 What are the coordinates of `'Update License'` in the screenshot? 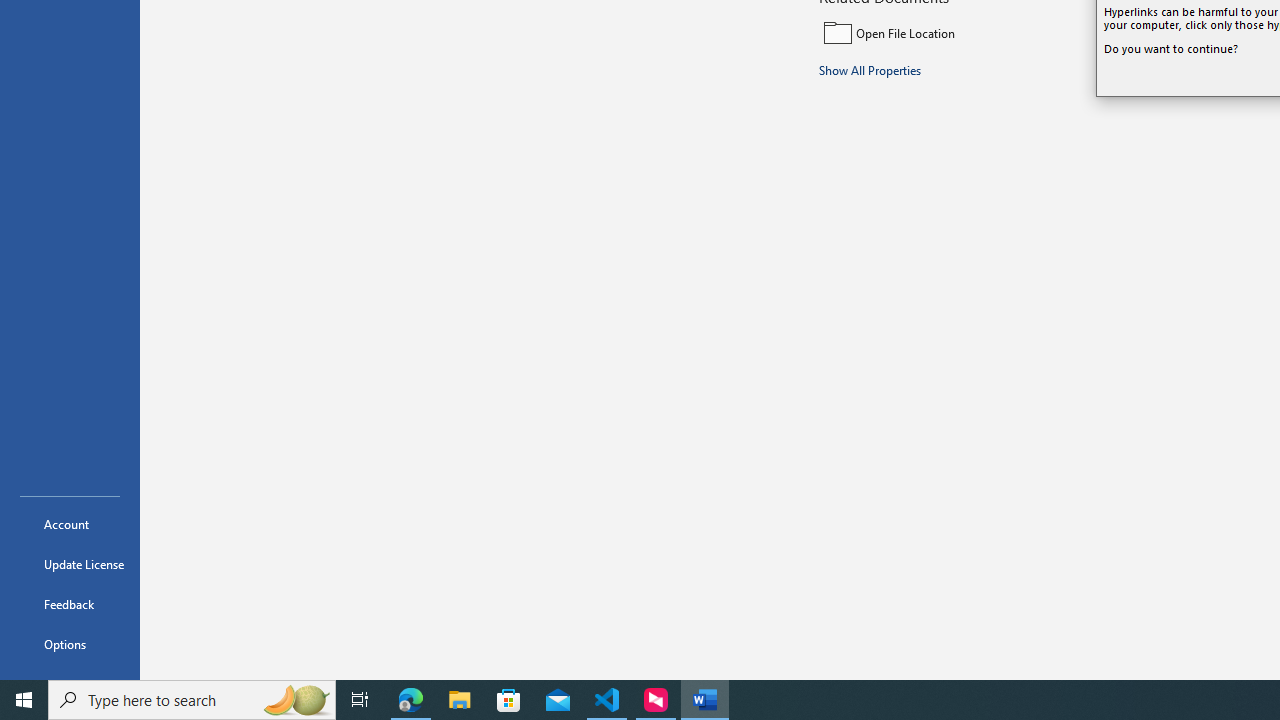 It's located at (69, 564).